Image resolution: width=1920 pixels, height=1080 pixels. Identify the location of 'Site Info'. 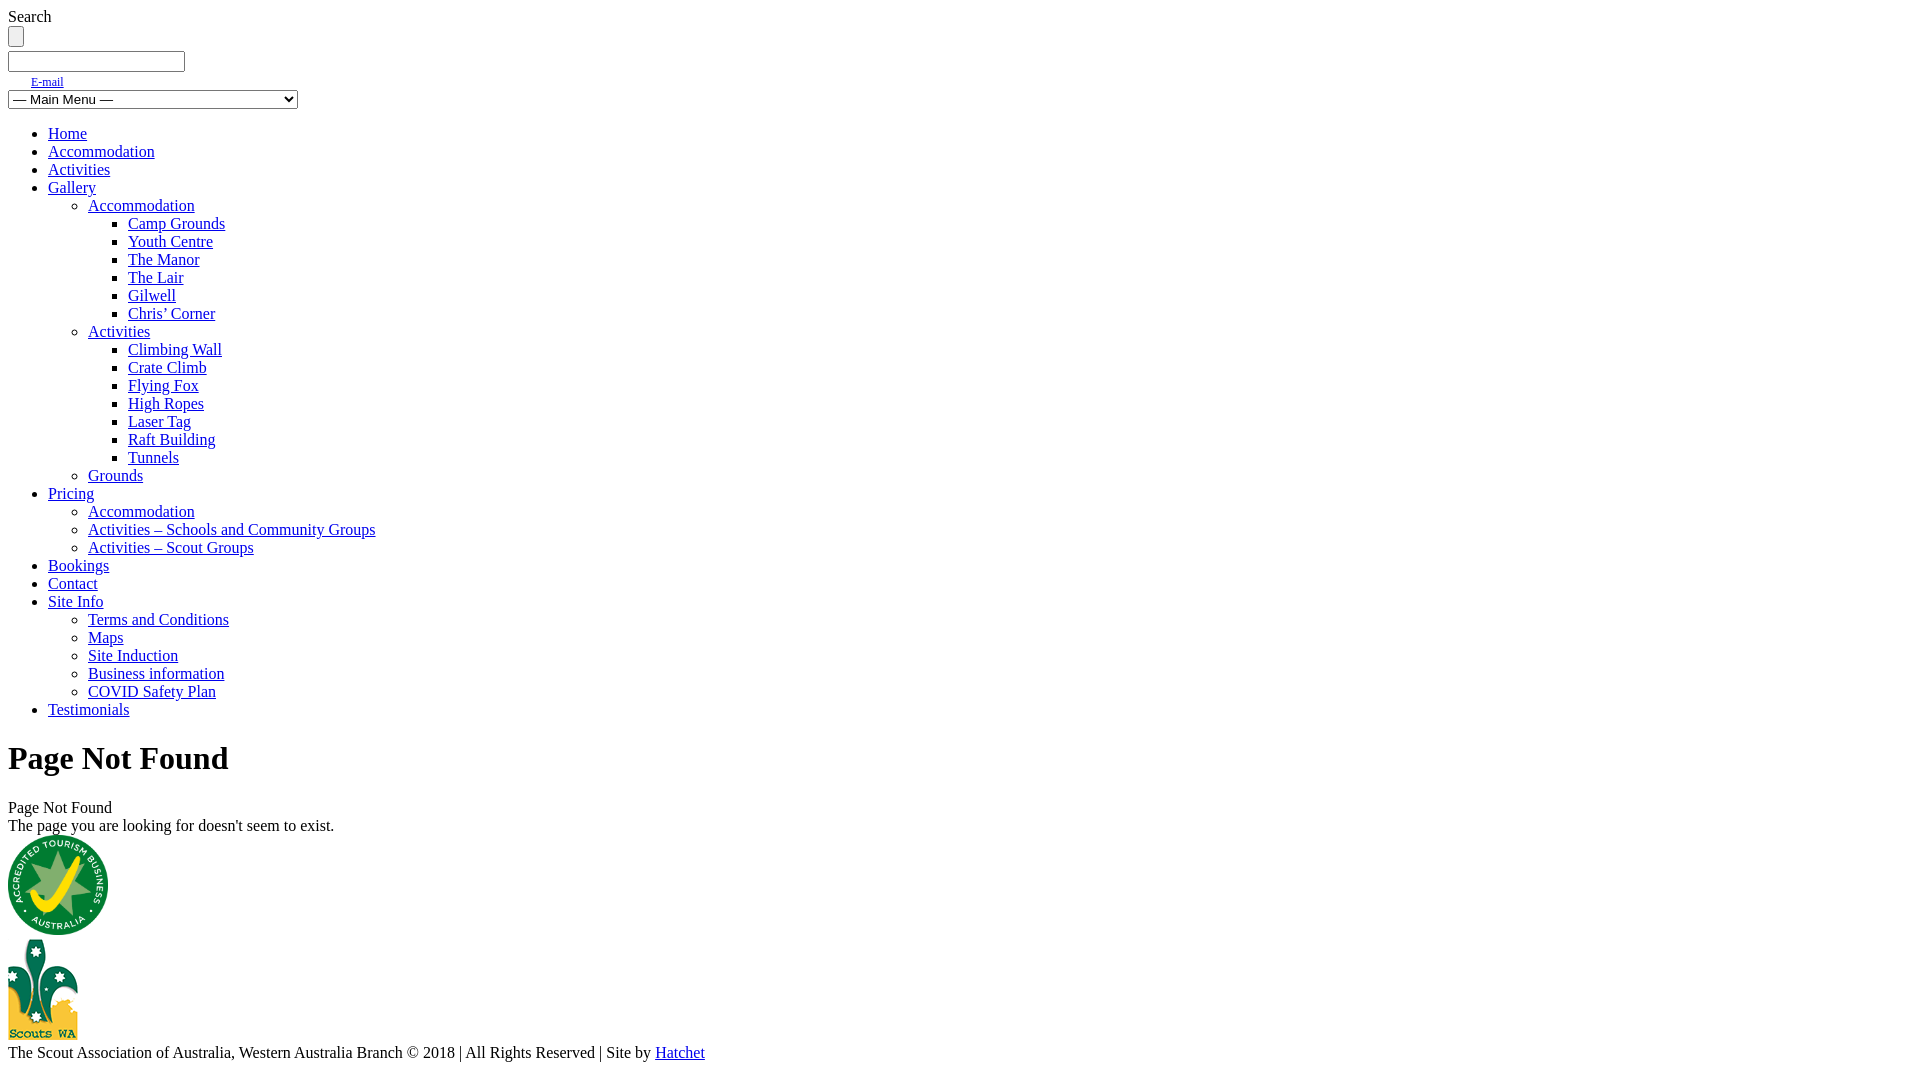
(48, 600).